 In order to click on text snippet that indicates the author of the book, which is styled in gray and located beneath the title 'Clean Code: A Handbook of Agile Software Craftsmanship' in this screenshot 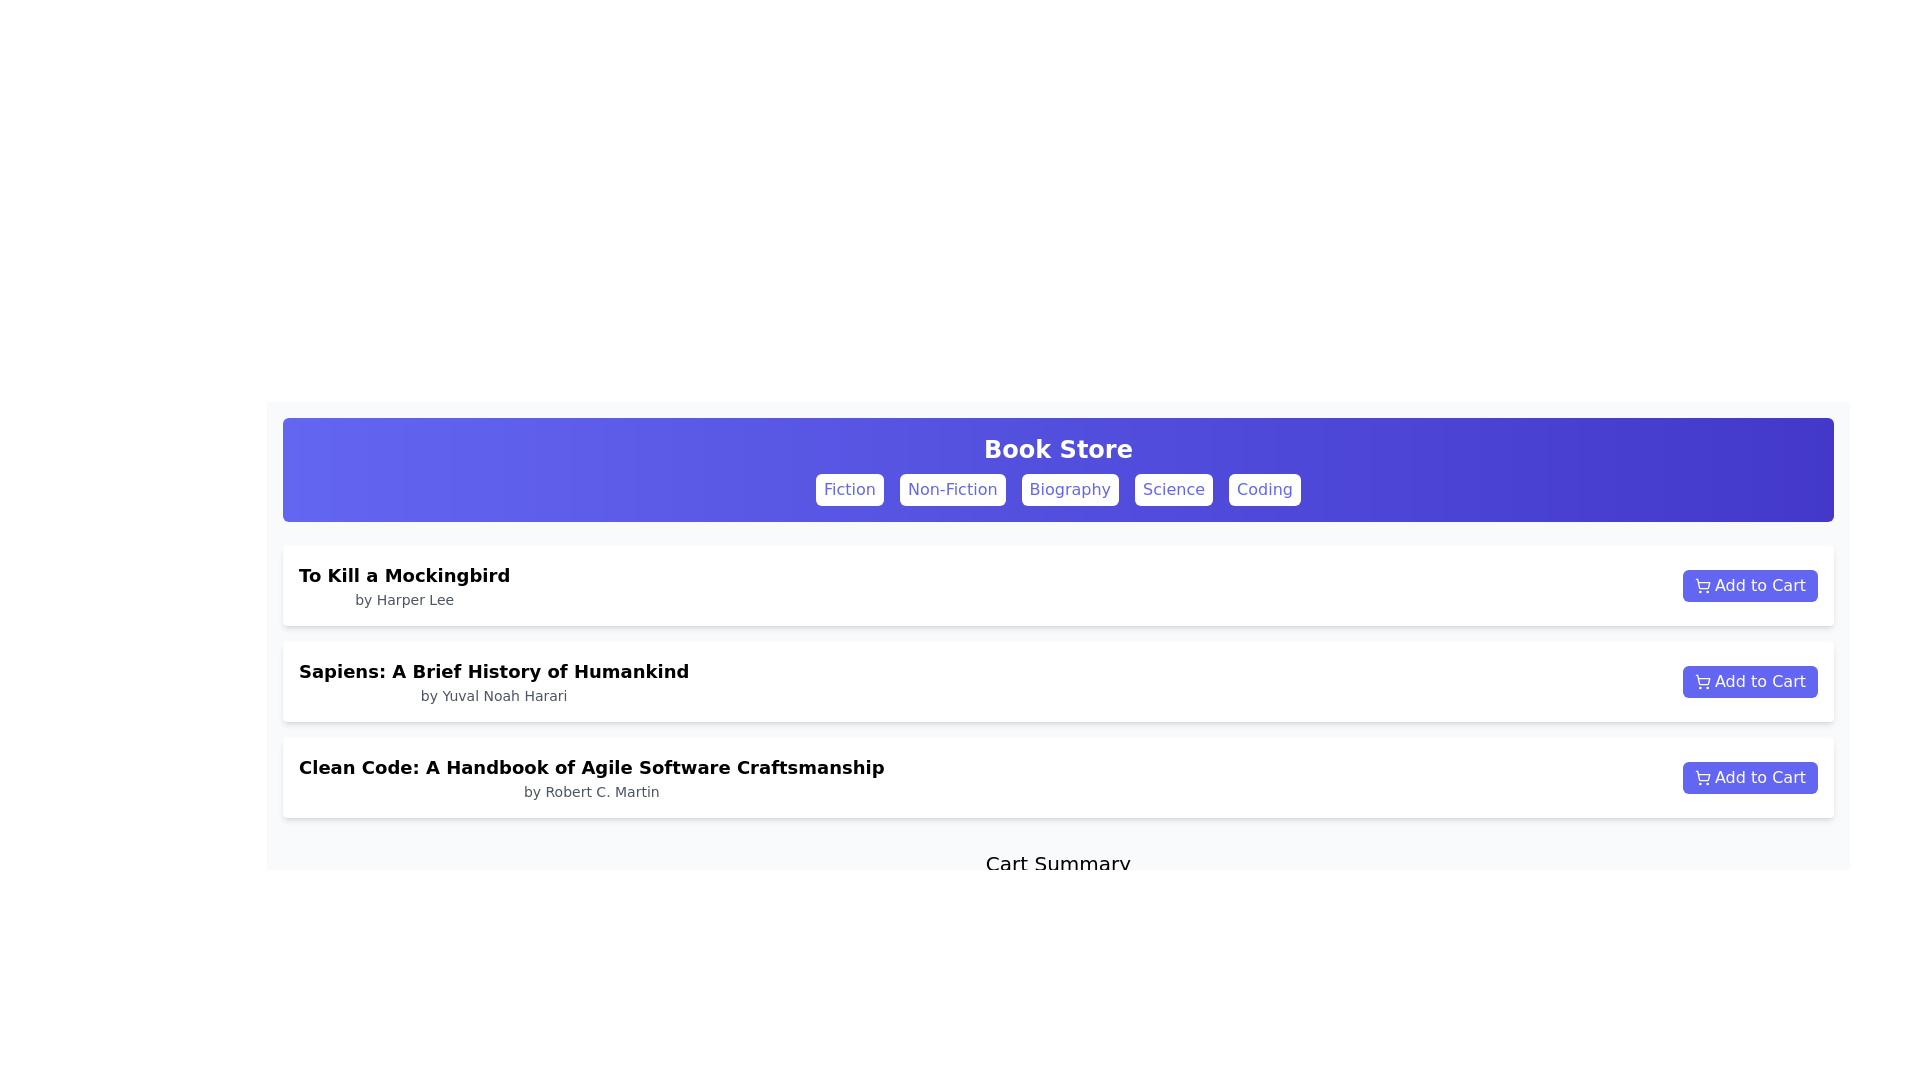, I will do `click(590, 790)`.